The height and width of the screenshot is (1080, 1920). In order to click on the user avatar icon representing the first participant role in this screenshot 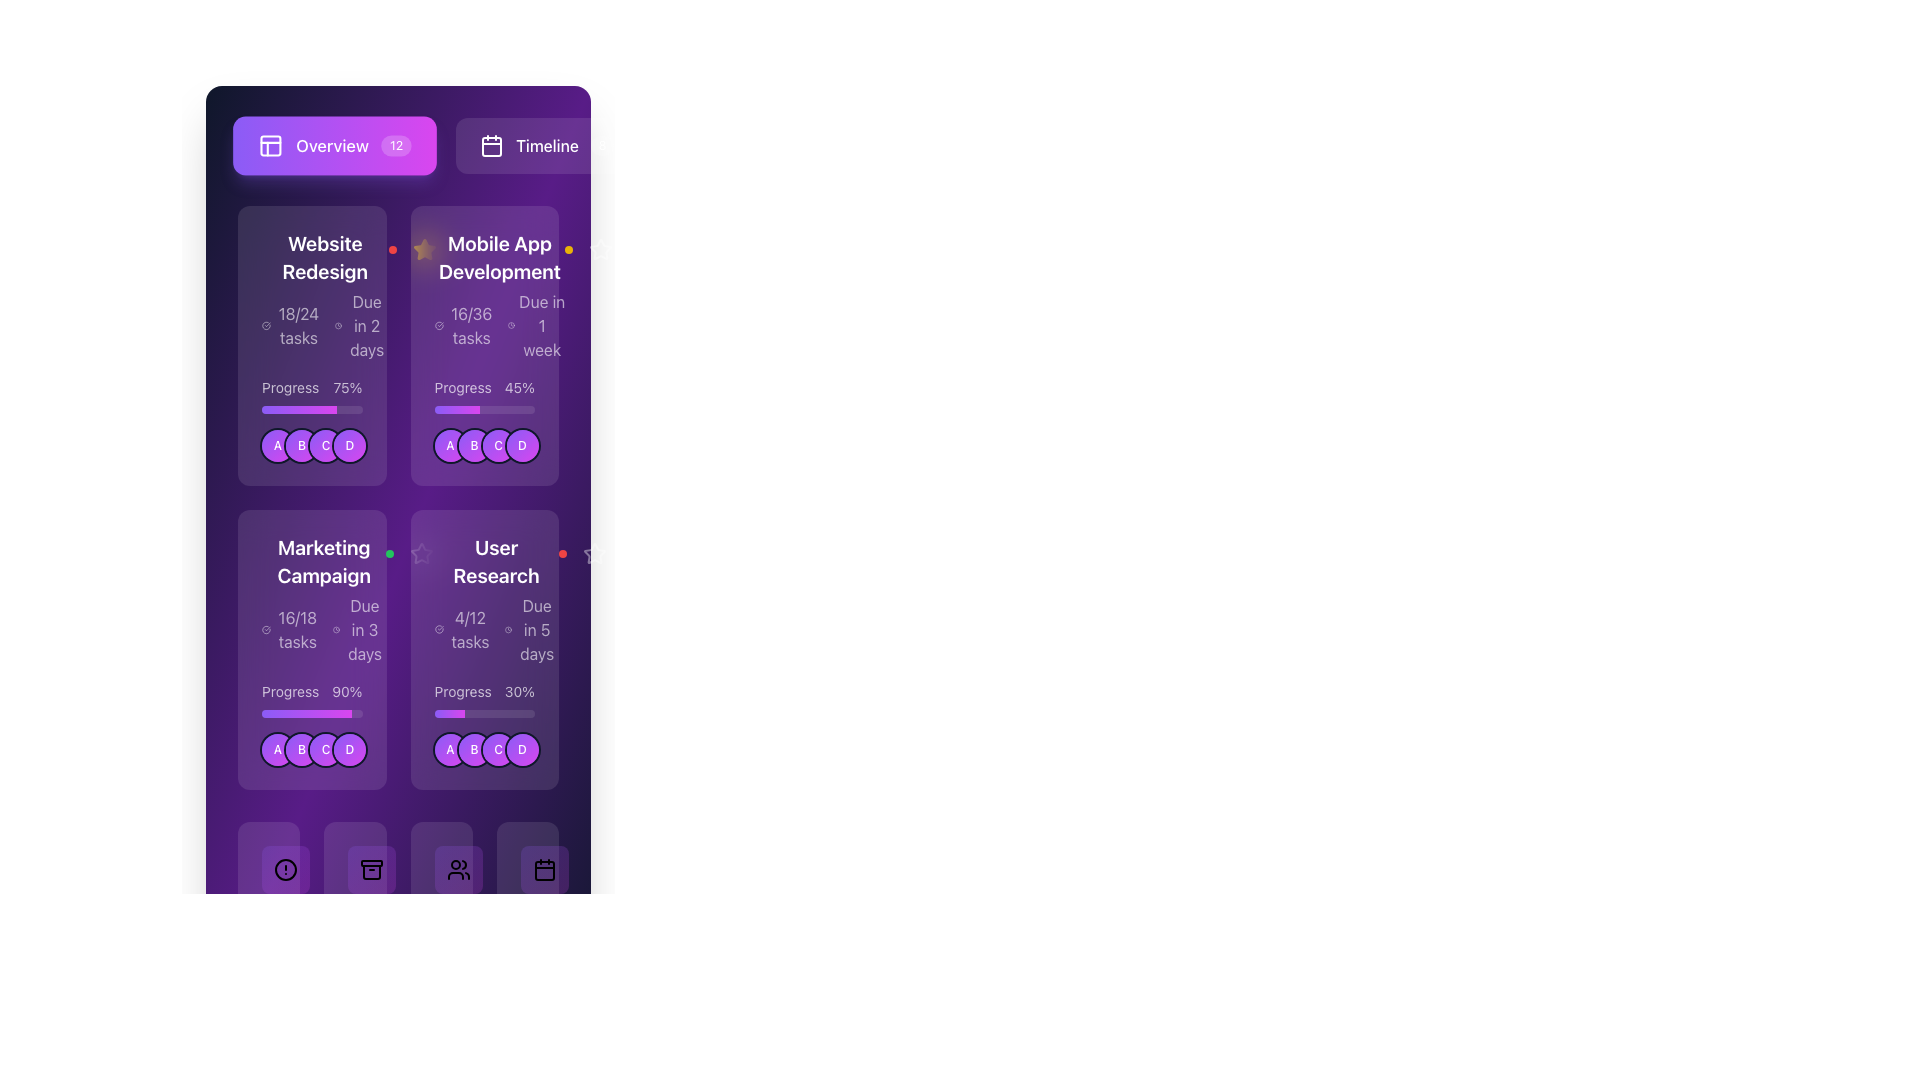, I will do `click(449, 749)`.